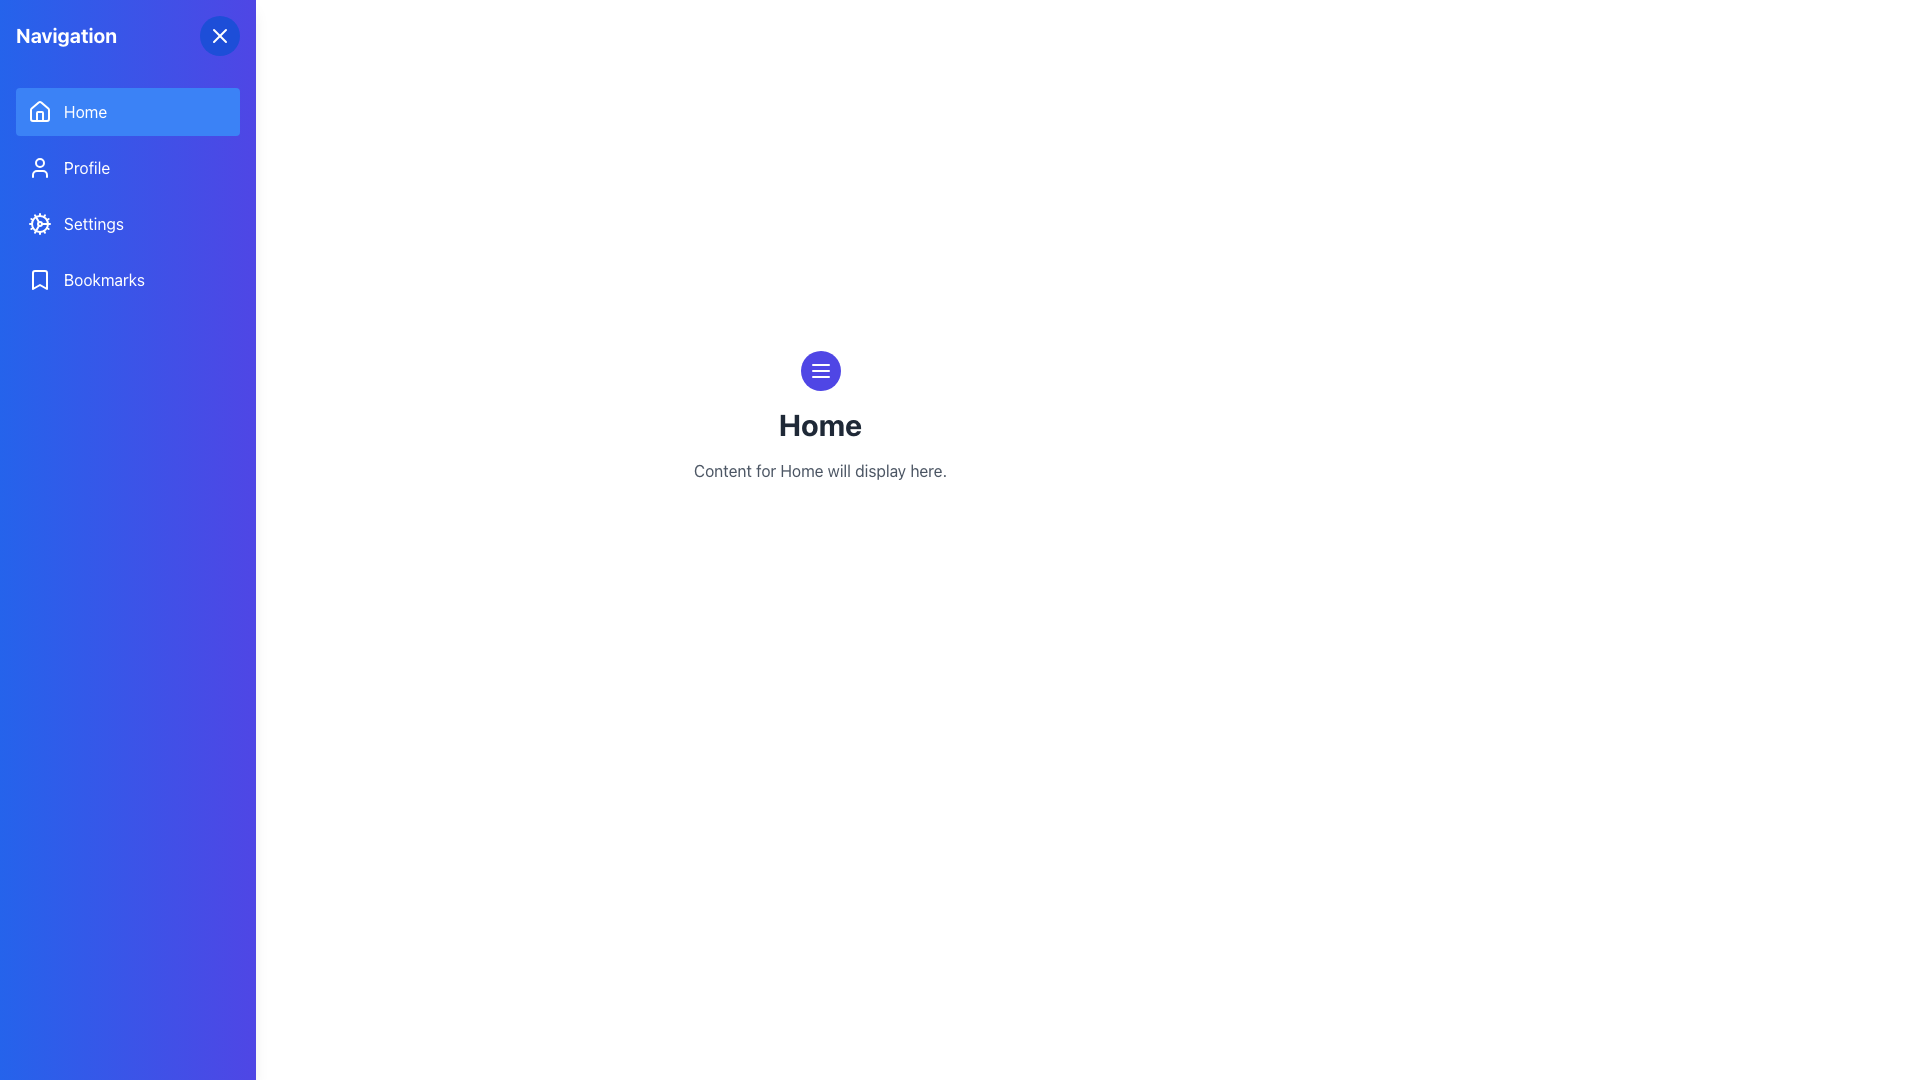  Describe the element at coordinates (92, 223) in the screenshot. I see `the 'Settings' text label in the sidebar menu` at that location.